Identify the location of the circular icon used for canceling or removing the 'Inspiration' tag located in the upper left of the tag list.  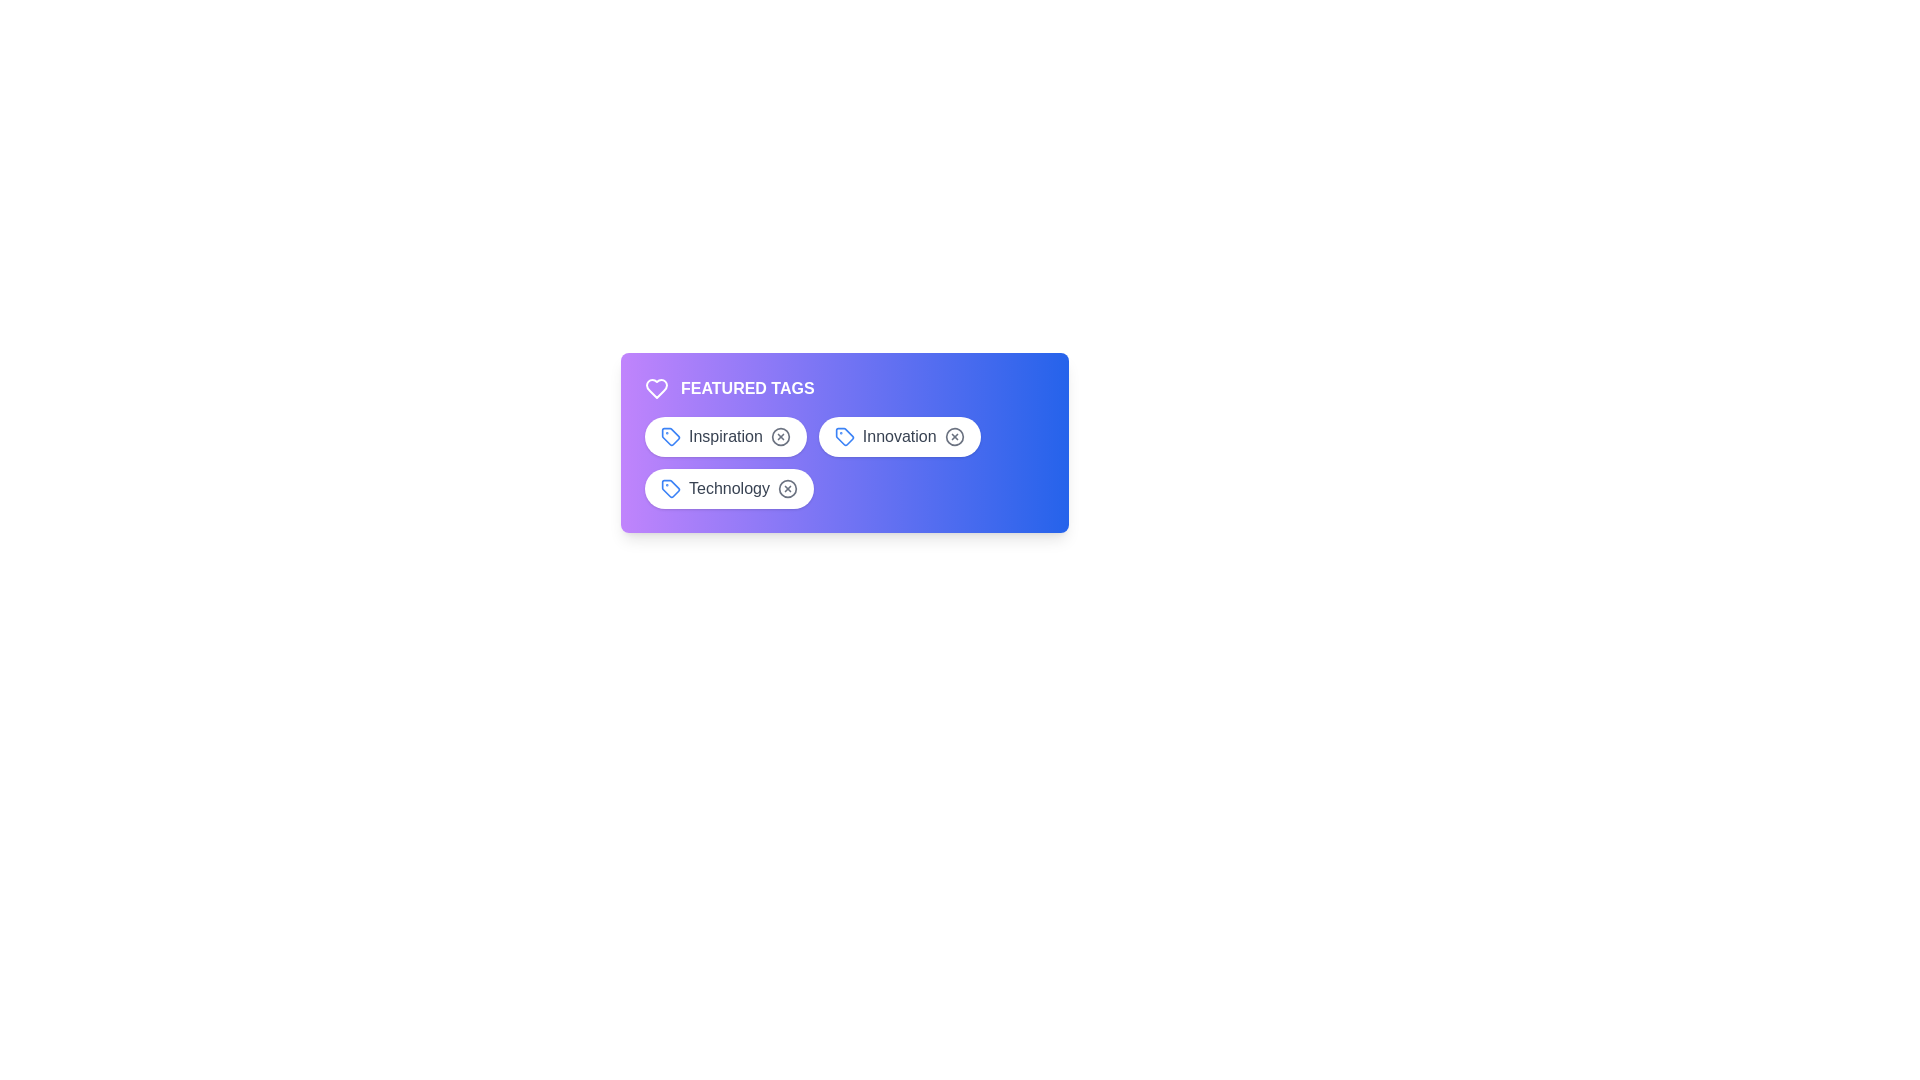
(779, 435).